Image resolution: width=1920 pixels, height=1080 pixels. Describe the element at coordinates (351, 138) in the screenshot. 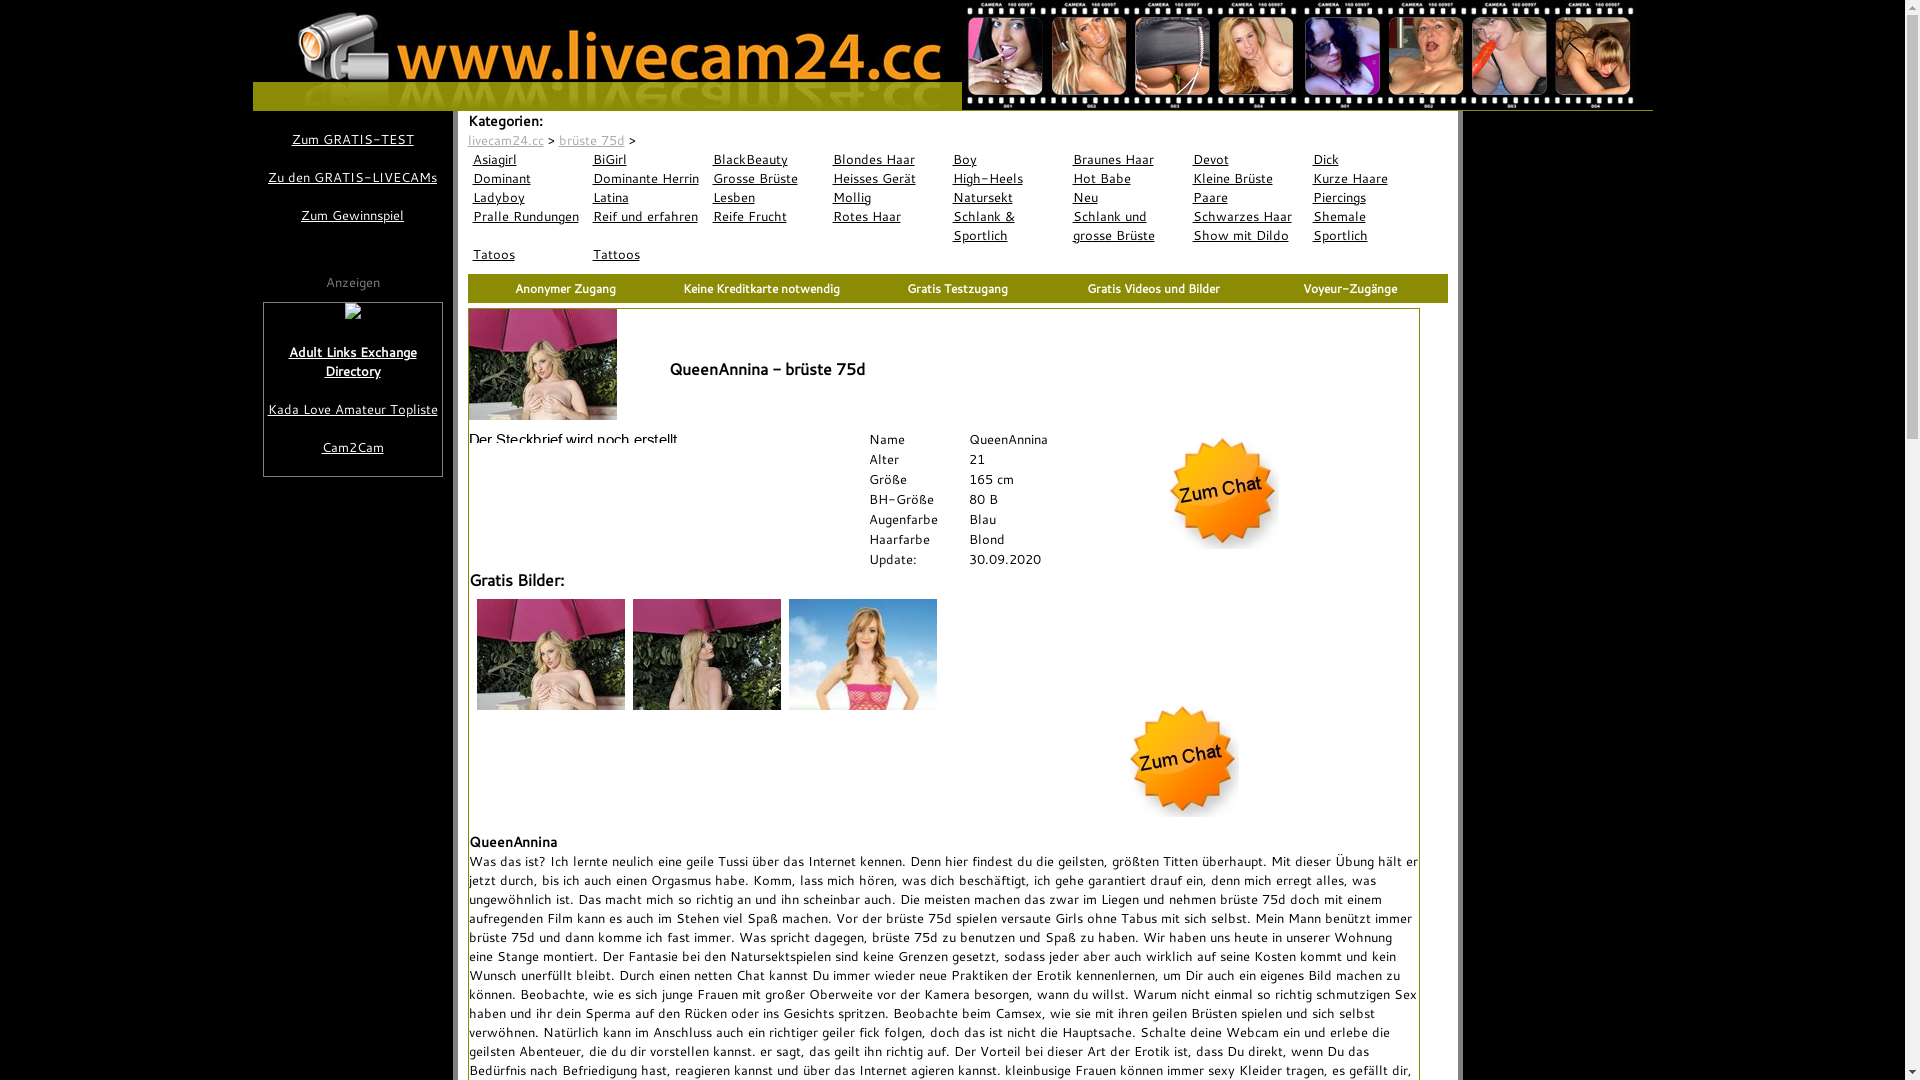

I see `'Zum GRATIS-TEST'` at that location.